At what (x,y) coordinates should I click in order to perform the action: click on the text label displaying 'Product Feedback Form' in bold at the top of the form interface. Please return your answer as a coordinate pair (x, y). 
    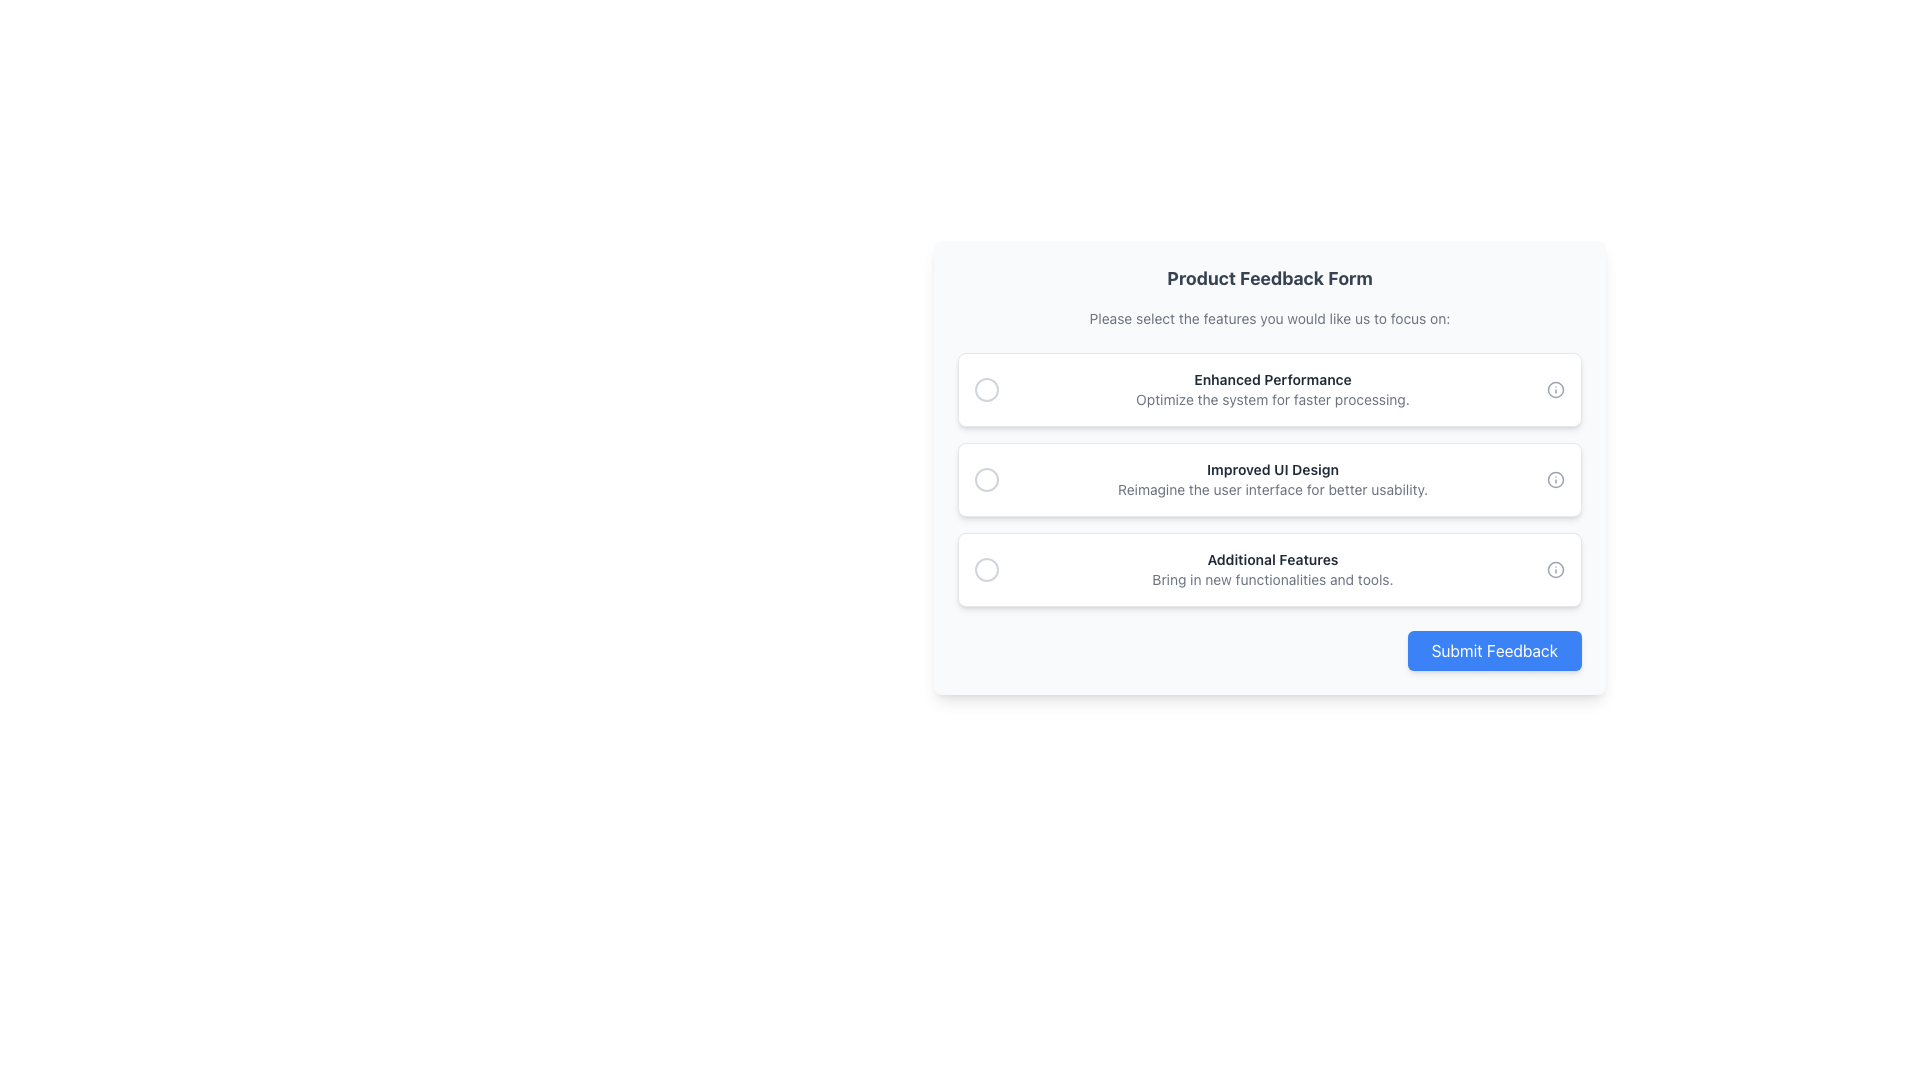
    Looking at the image, I should click on (1269, 278).